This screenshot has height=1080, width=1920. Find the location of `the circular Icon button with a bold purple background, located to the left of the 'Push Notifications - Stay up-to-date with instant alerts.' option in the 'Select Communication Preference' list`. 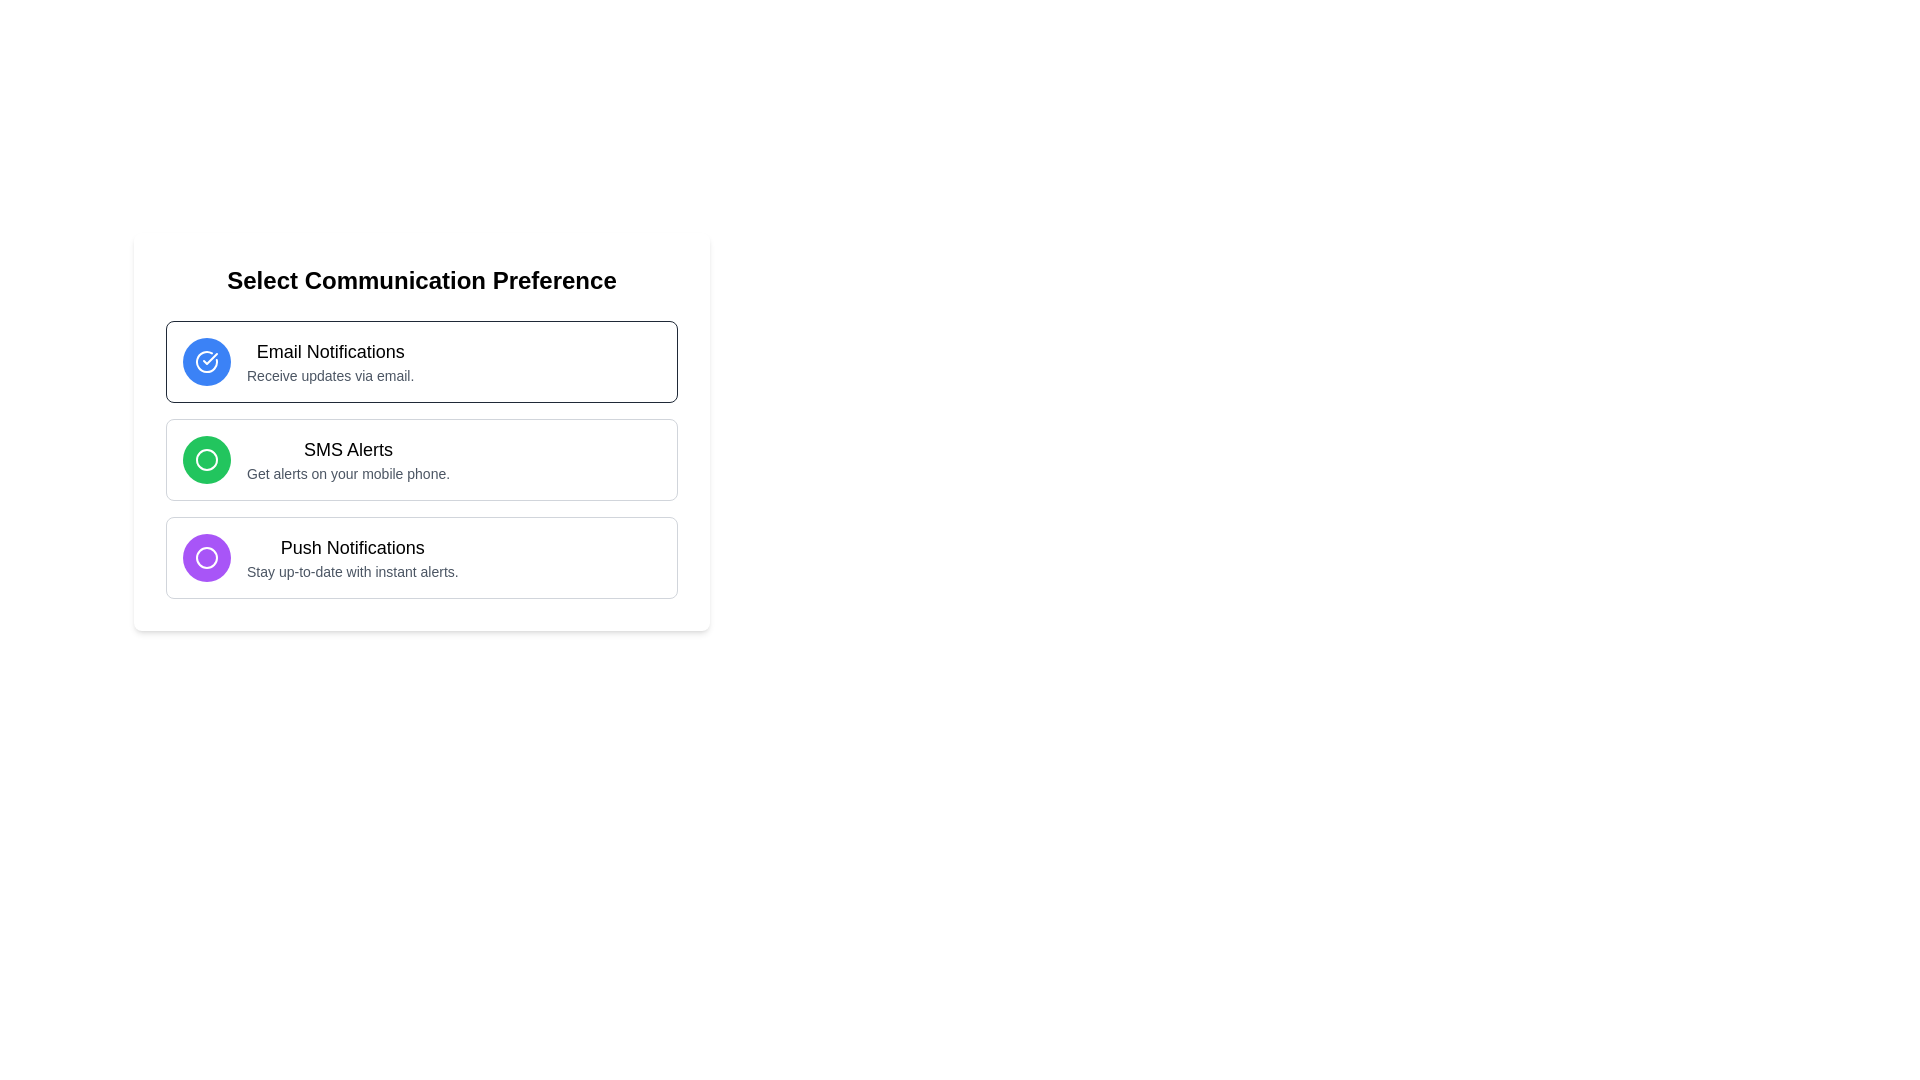

the circular Icon button with a bold purple background, located to the left of the 'Push Notifications - Stay up-to-date with instant alerts.' option in the 'Select Communication Preference' list is located at coordinates (206, 558).